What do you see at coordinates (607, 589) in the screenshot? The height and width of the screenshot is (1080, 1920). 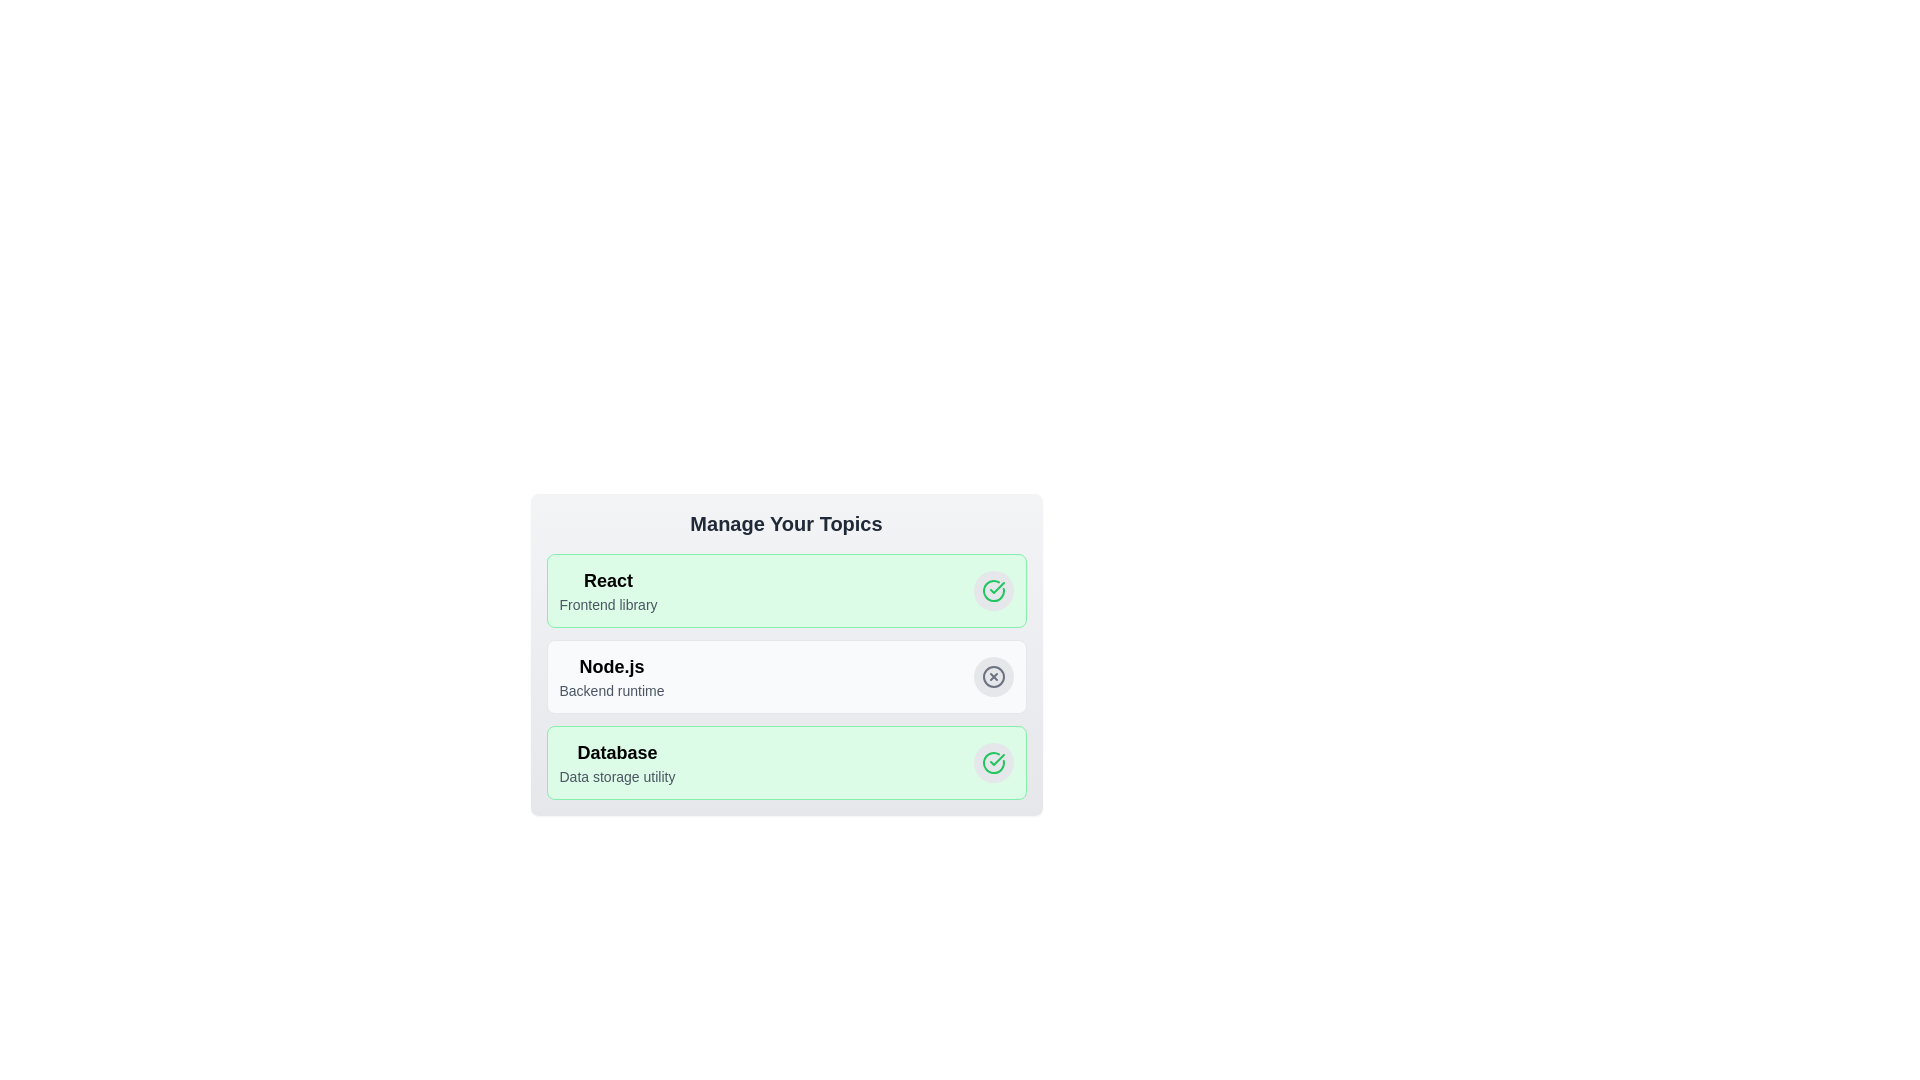 I see `the tag labeled React to observe its hover effect` at bounding box center [607, 589].